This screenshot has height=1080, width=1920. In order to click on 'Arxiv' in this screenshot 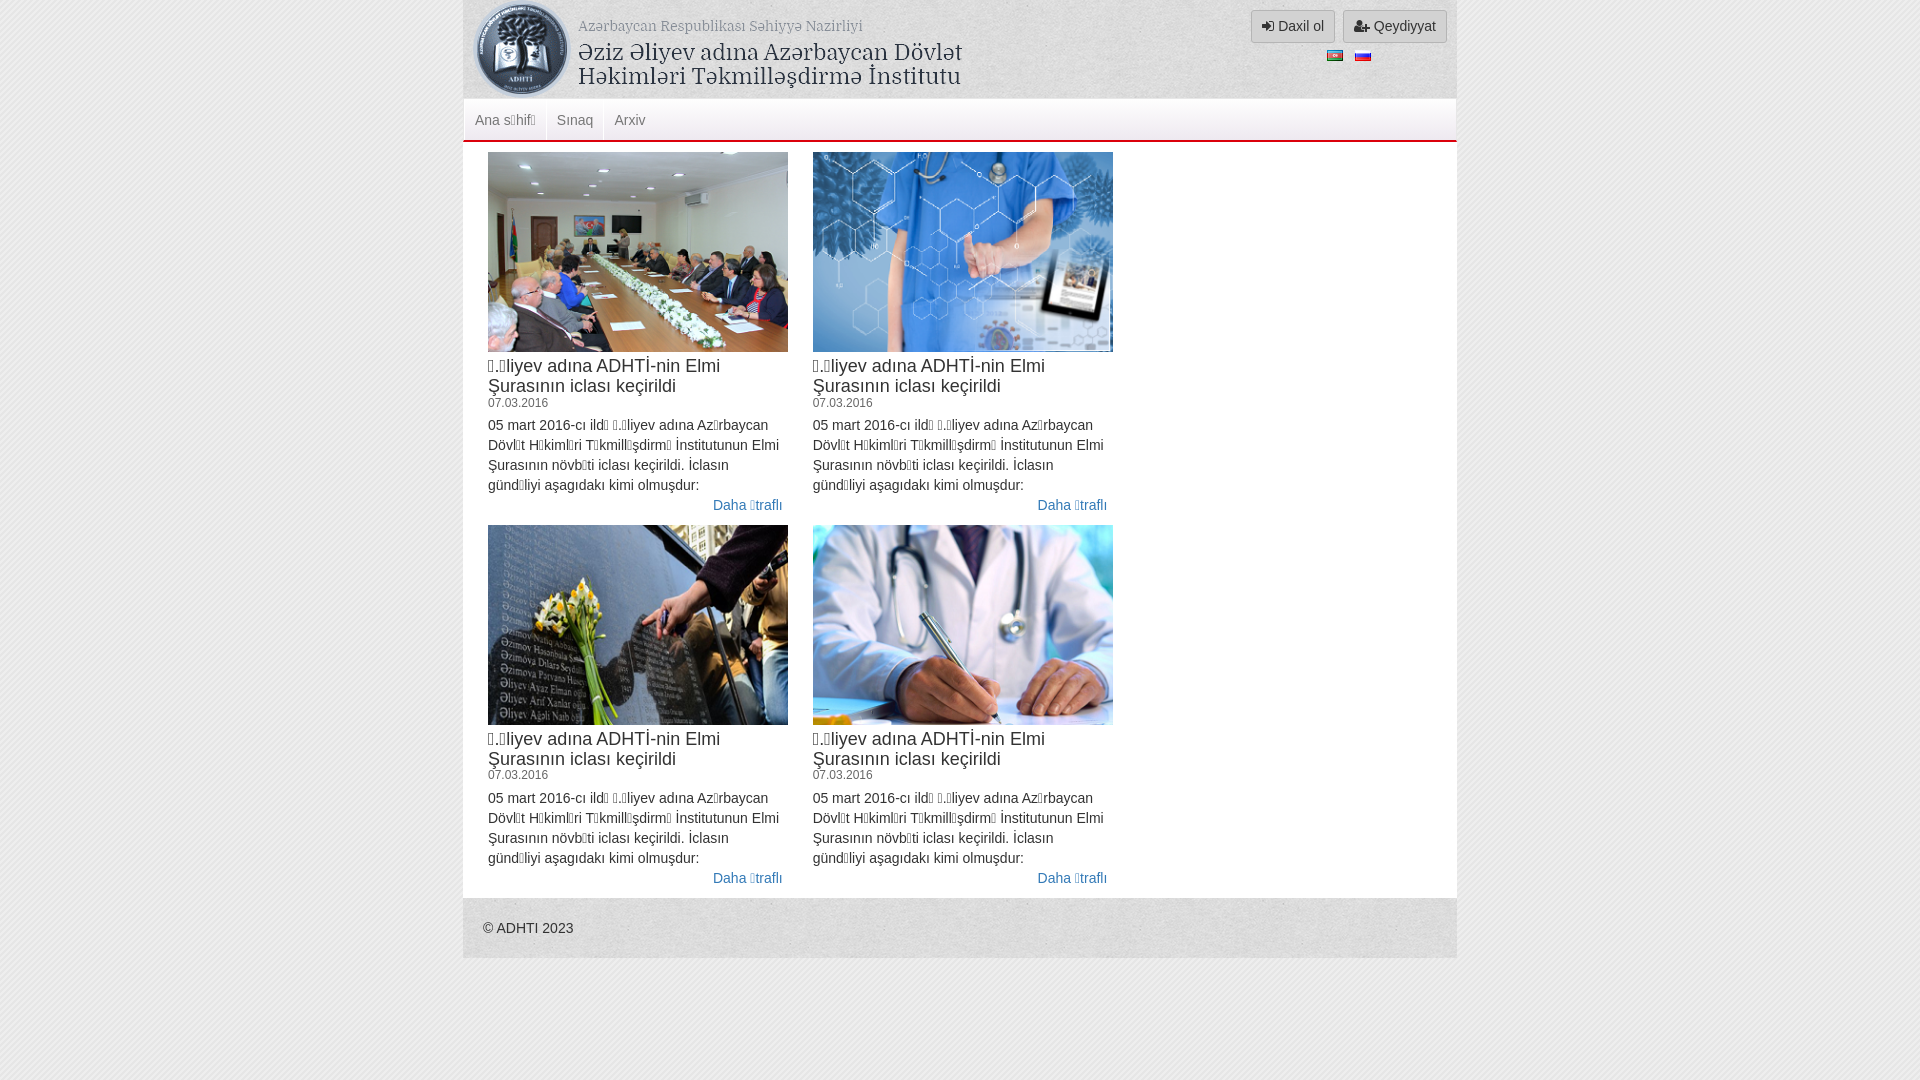, I will do `click(627, 119)`.